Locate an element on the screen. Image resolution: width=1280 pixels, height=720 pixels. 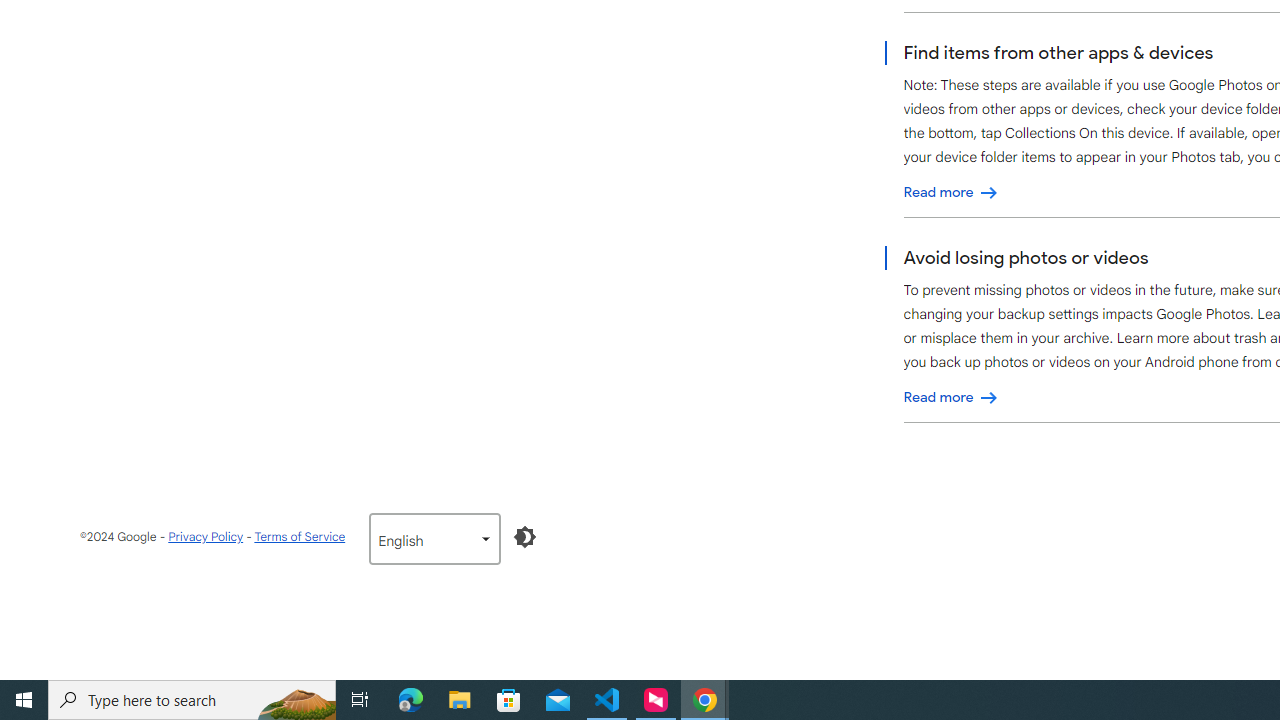
'Enable Dark Mode' is located at coordinates (525, 535).